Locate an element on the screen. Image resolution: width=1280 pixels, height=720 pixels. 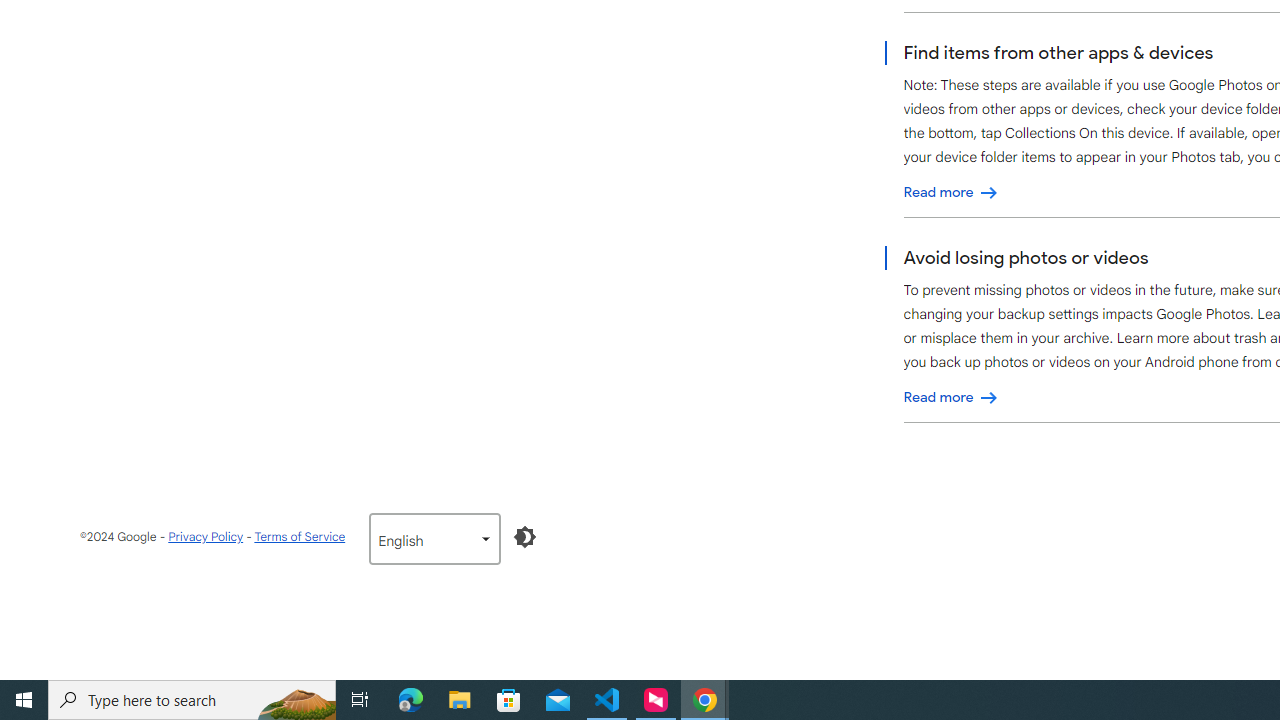
'Enable Dark Mode' is located at coordinates (525, 535).